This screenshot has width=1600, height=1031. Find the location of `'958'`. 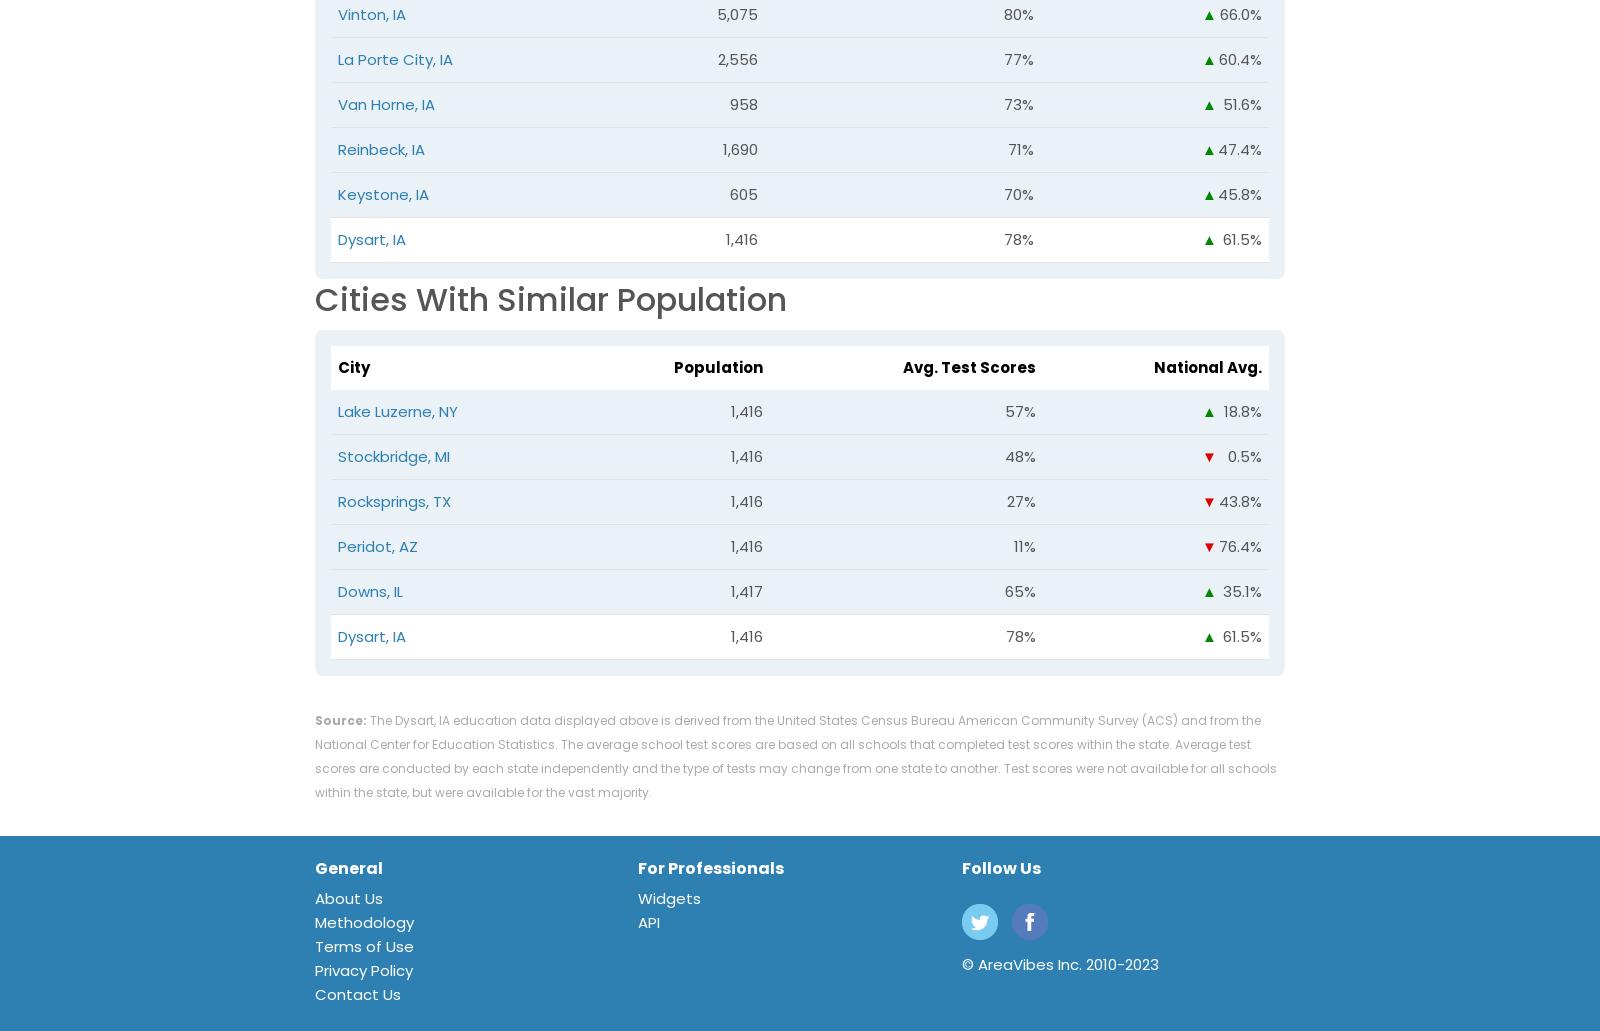

'958' is located at coordinates (744, 103).